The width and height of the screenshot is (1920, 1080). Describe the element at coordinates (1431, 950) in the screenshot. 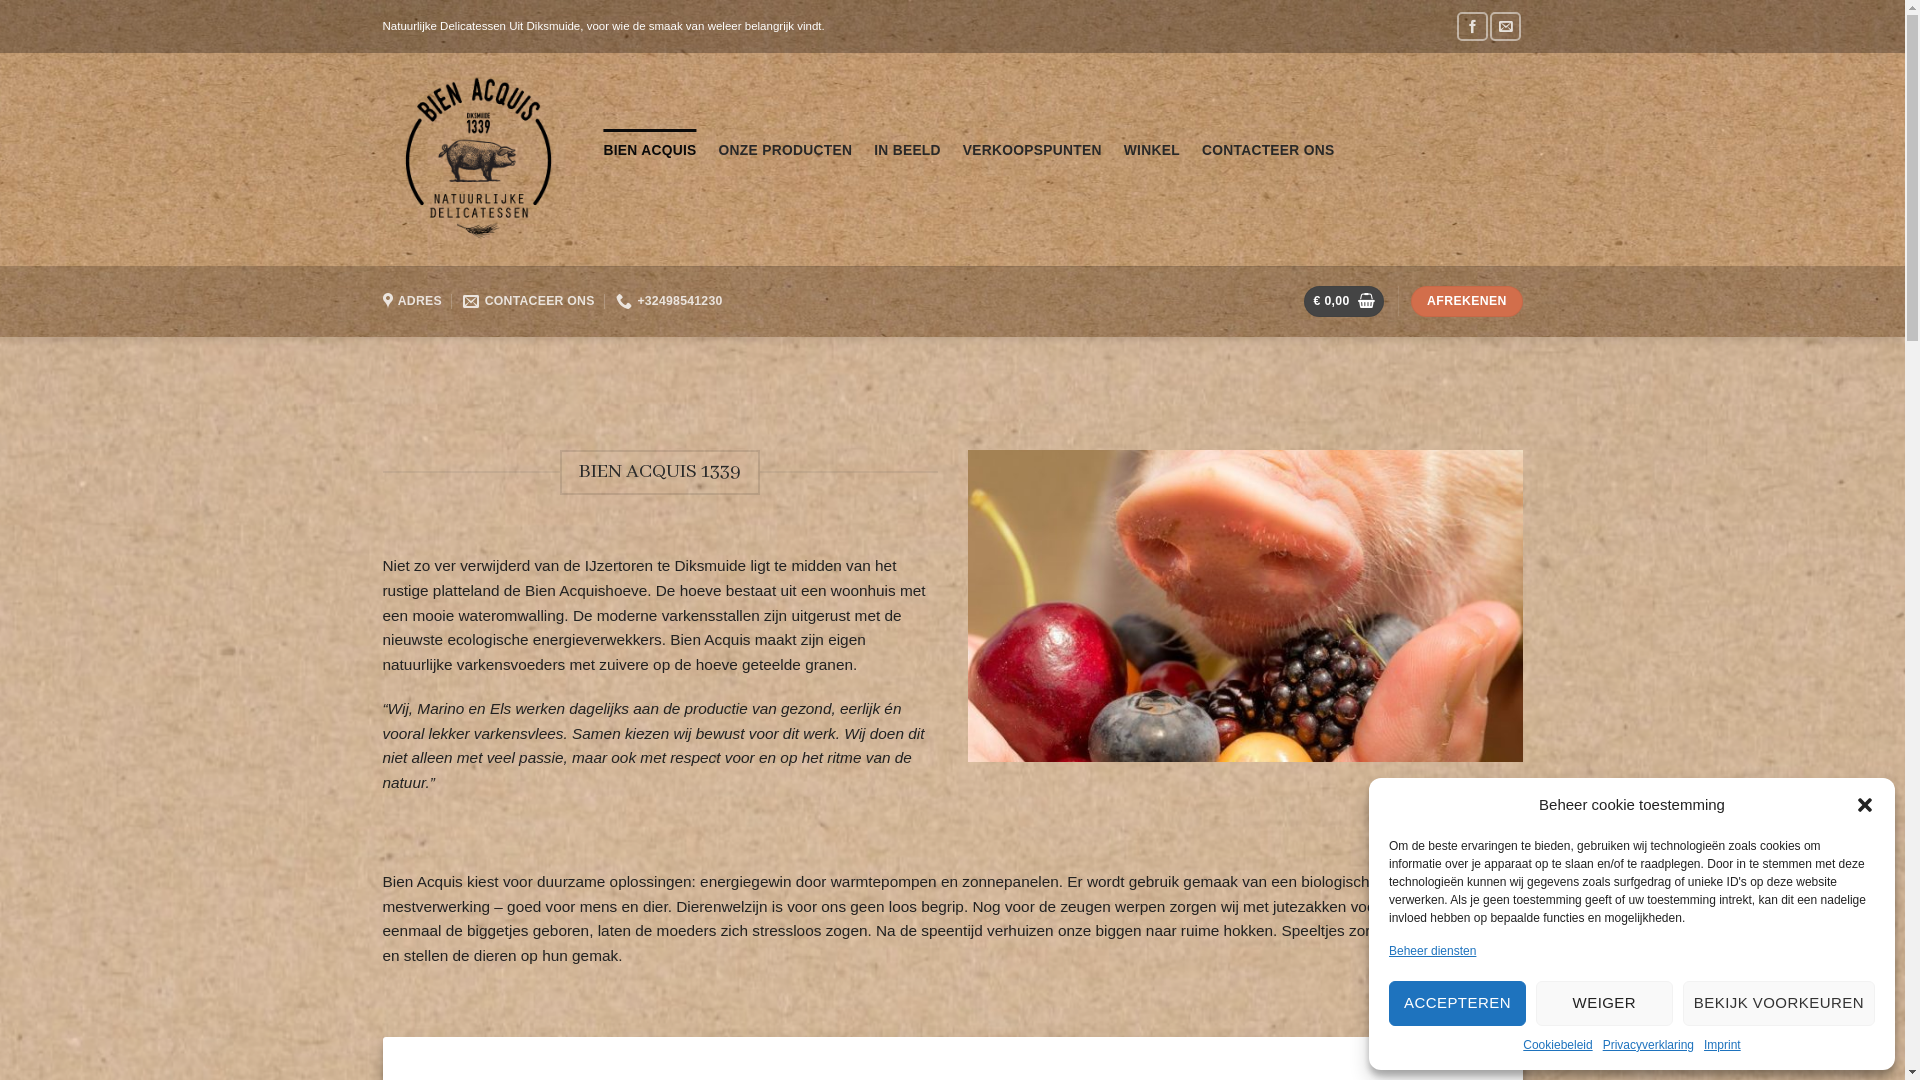

I see `'Beheer diensten'` at that location.